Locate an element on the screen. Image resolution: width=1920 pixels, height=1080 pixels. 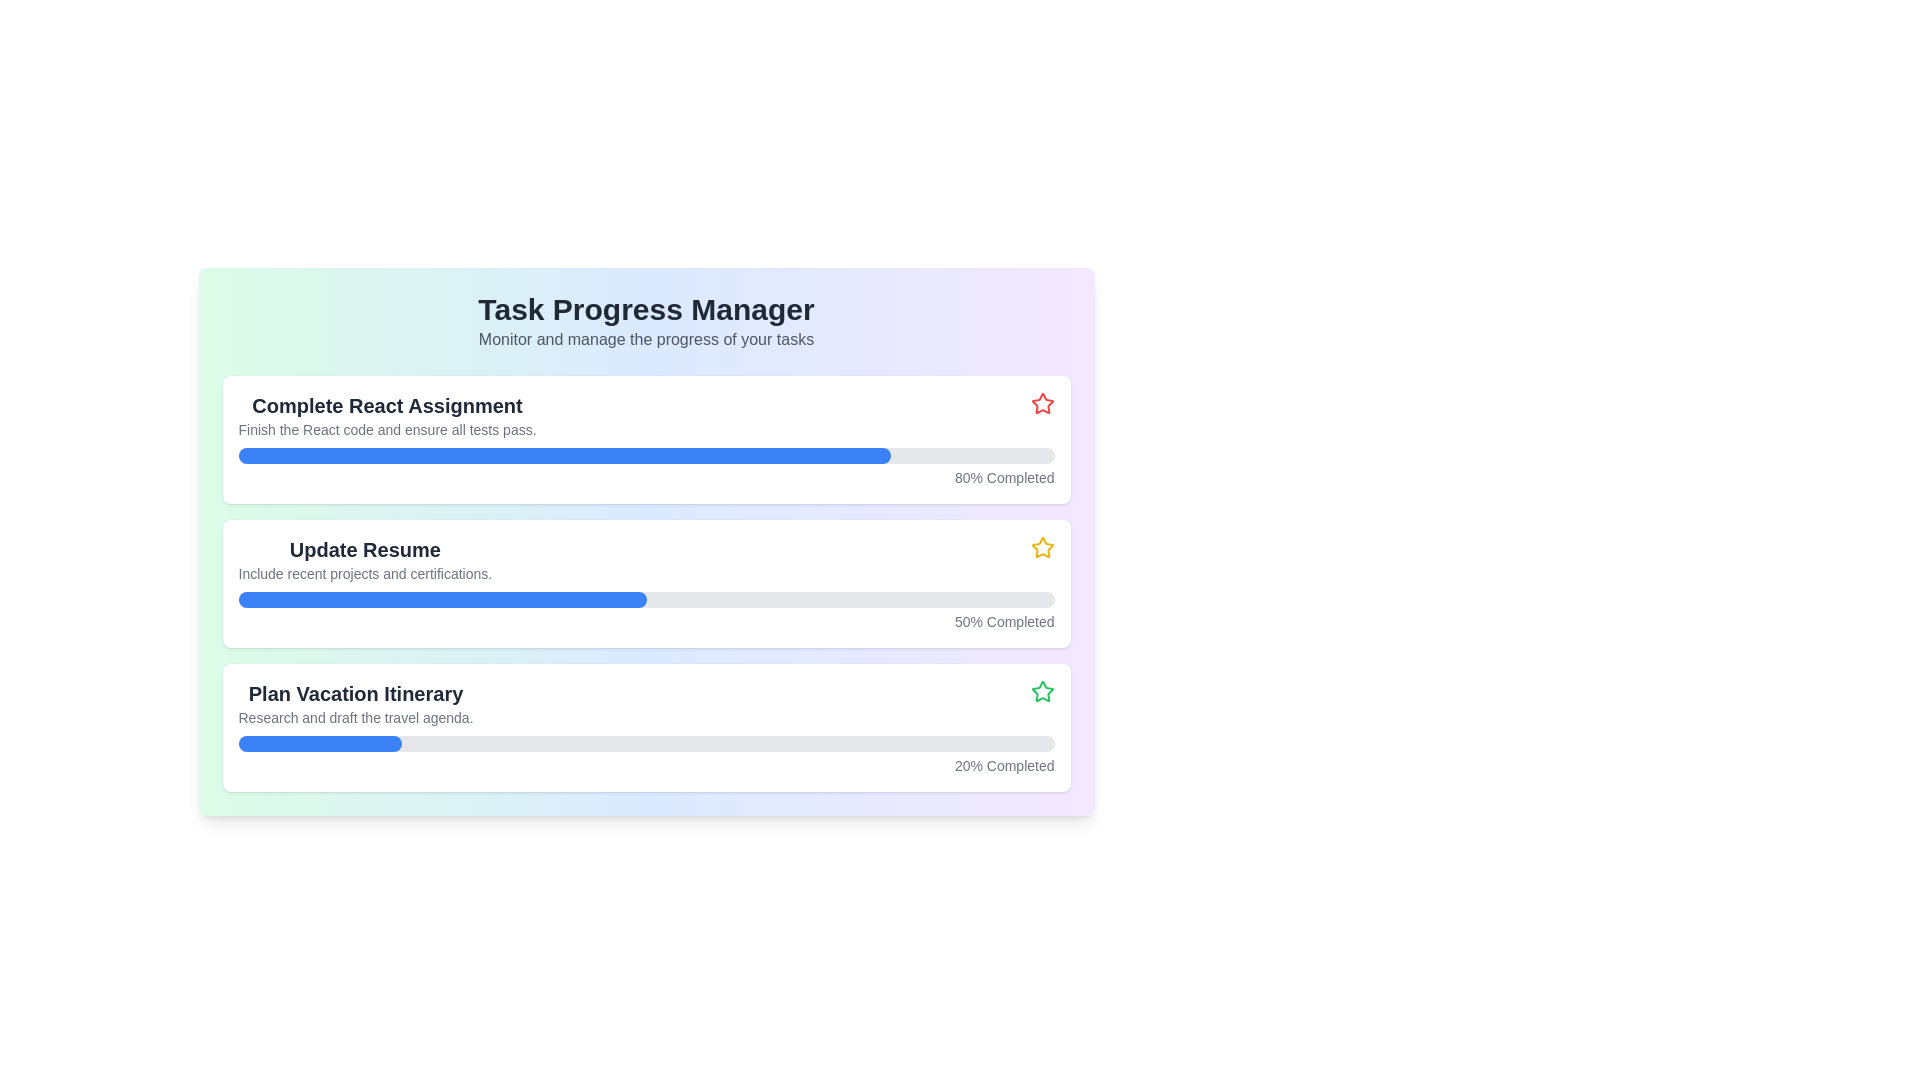
text element displaying 'Research and draft the travel agenda.' located below the 'Plan Vacation Itinerary' in the third task card is located at coordinates (355, 716).